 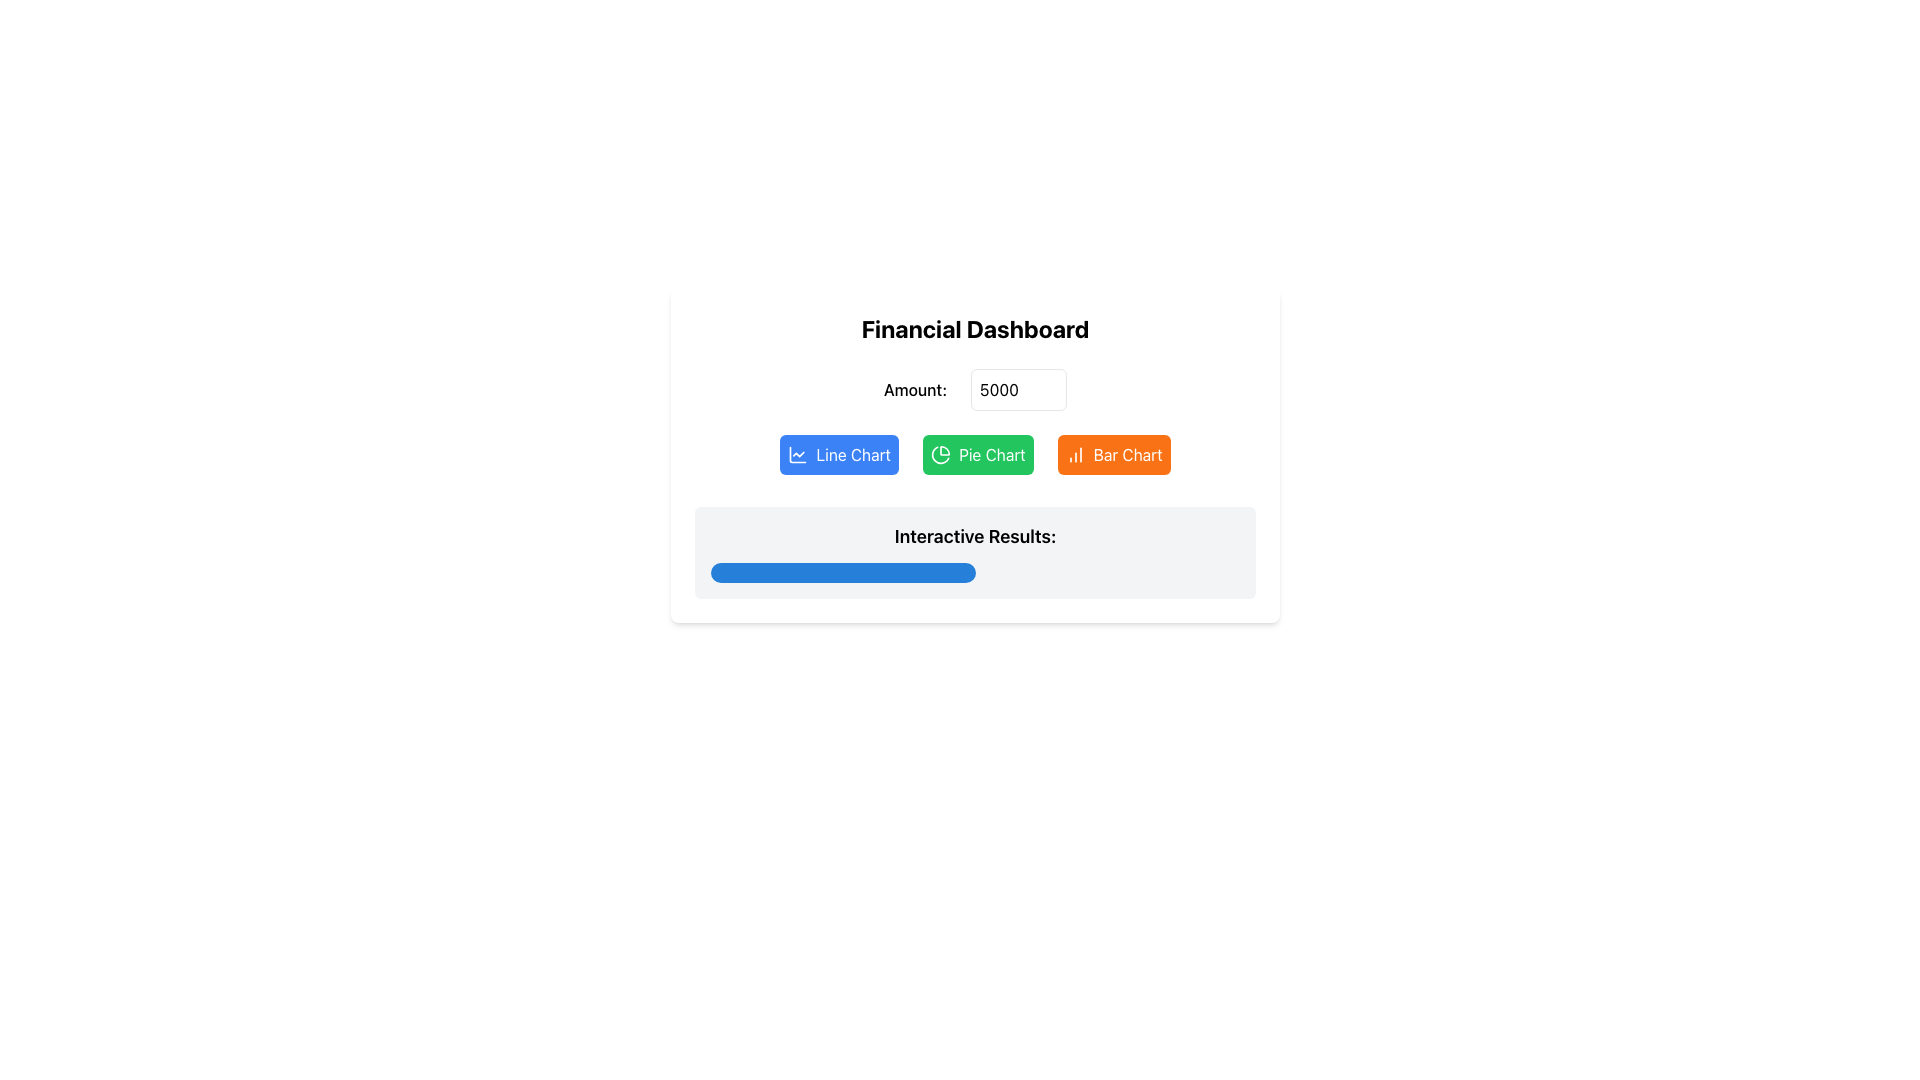 What do you see at coordinates (975, 552) in the screenshot?
I see `the 'Interactive Results:' section of the Informational Section with Progress Bar to influence related sections of the dashboard` at bounding box center [975, 552].